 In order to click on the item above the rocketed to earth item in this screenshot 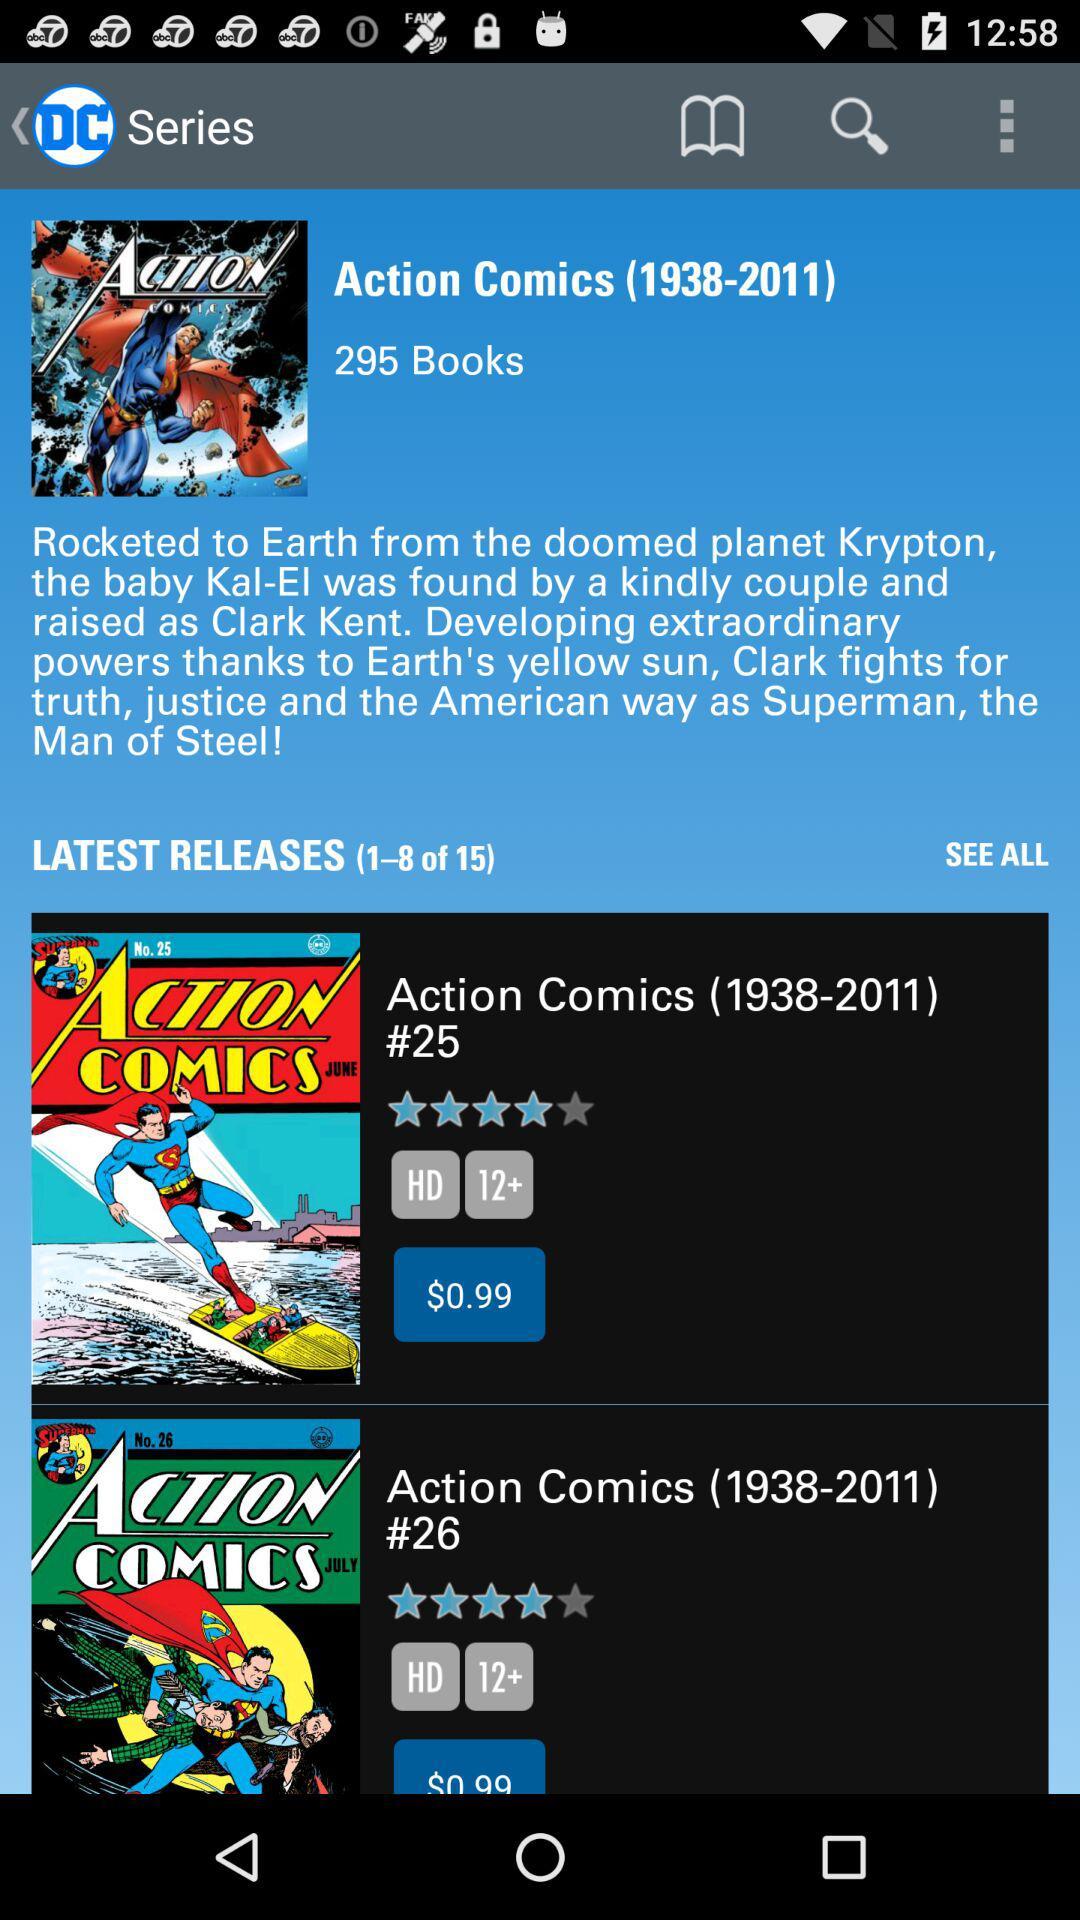, I will do `click(1006, 124)`.